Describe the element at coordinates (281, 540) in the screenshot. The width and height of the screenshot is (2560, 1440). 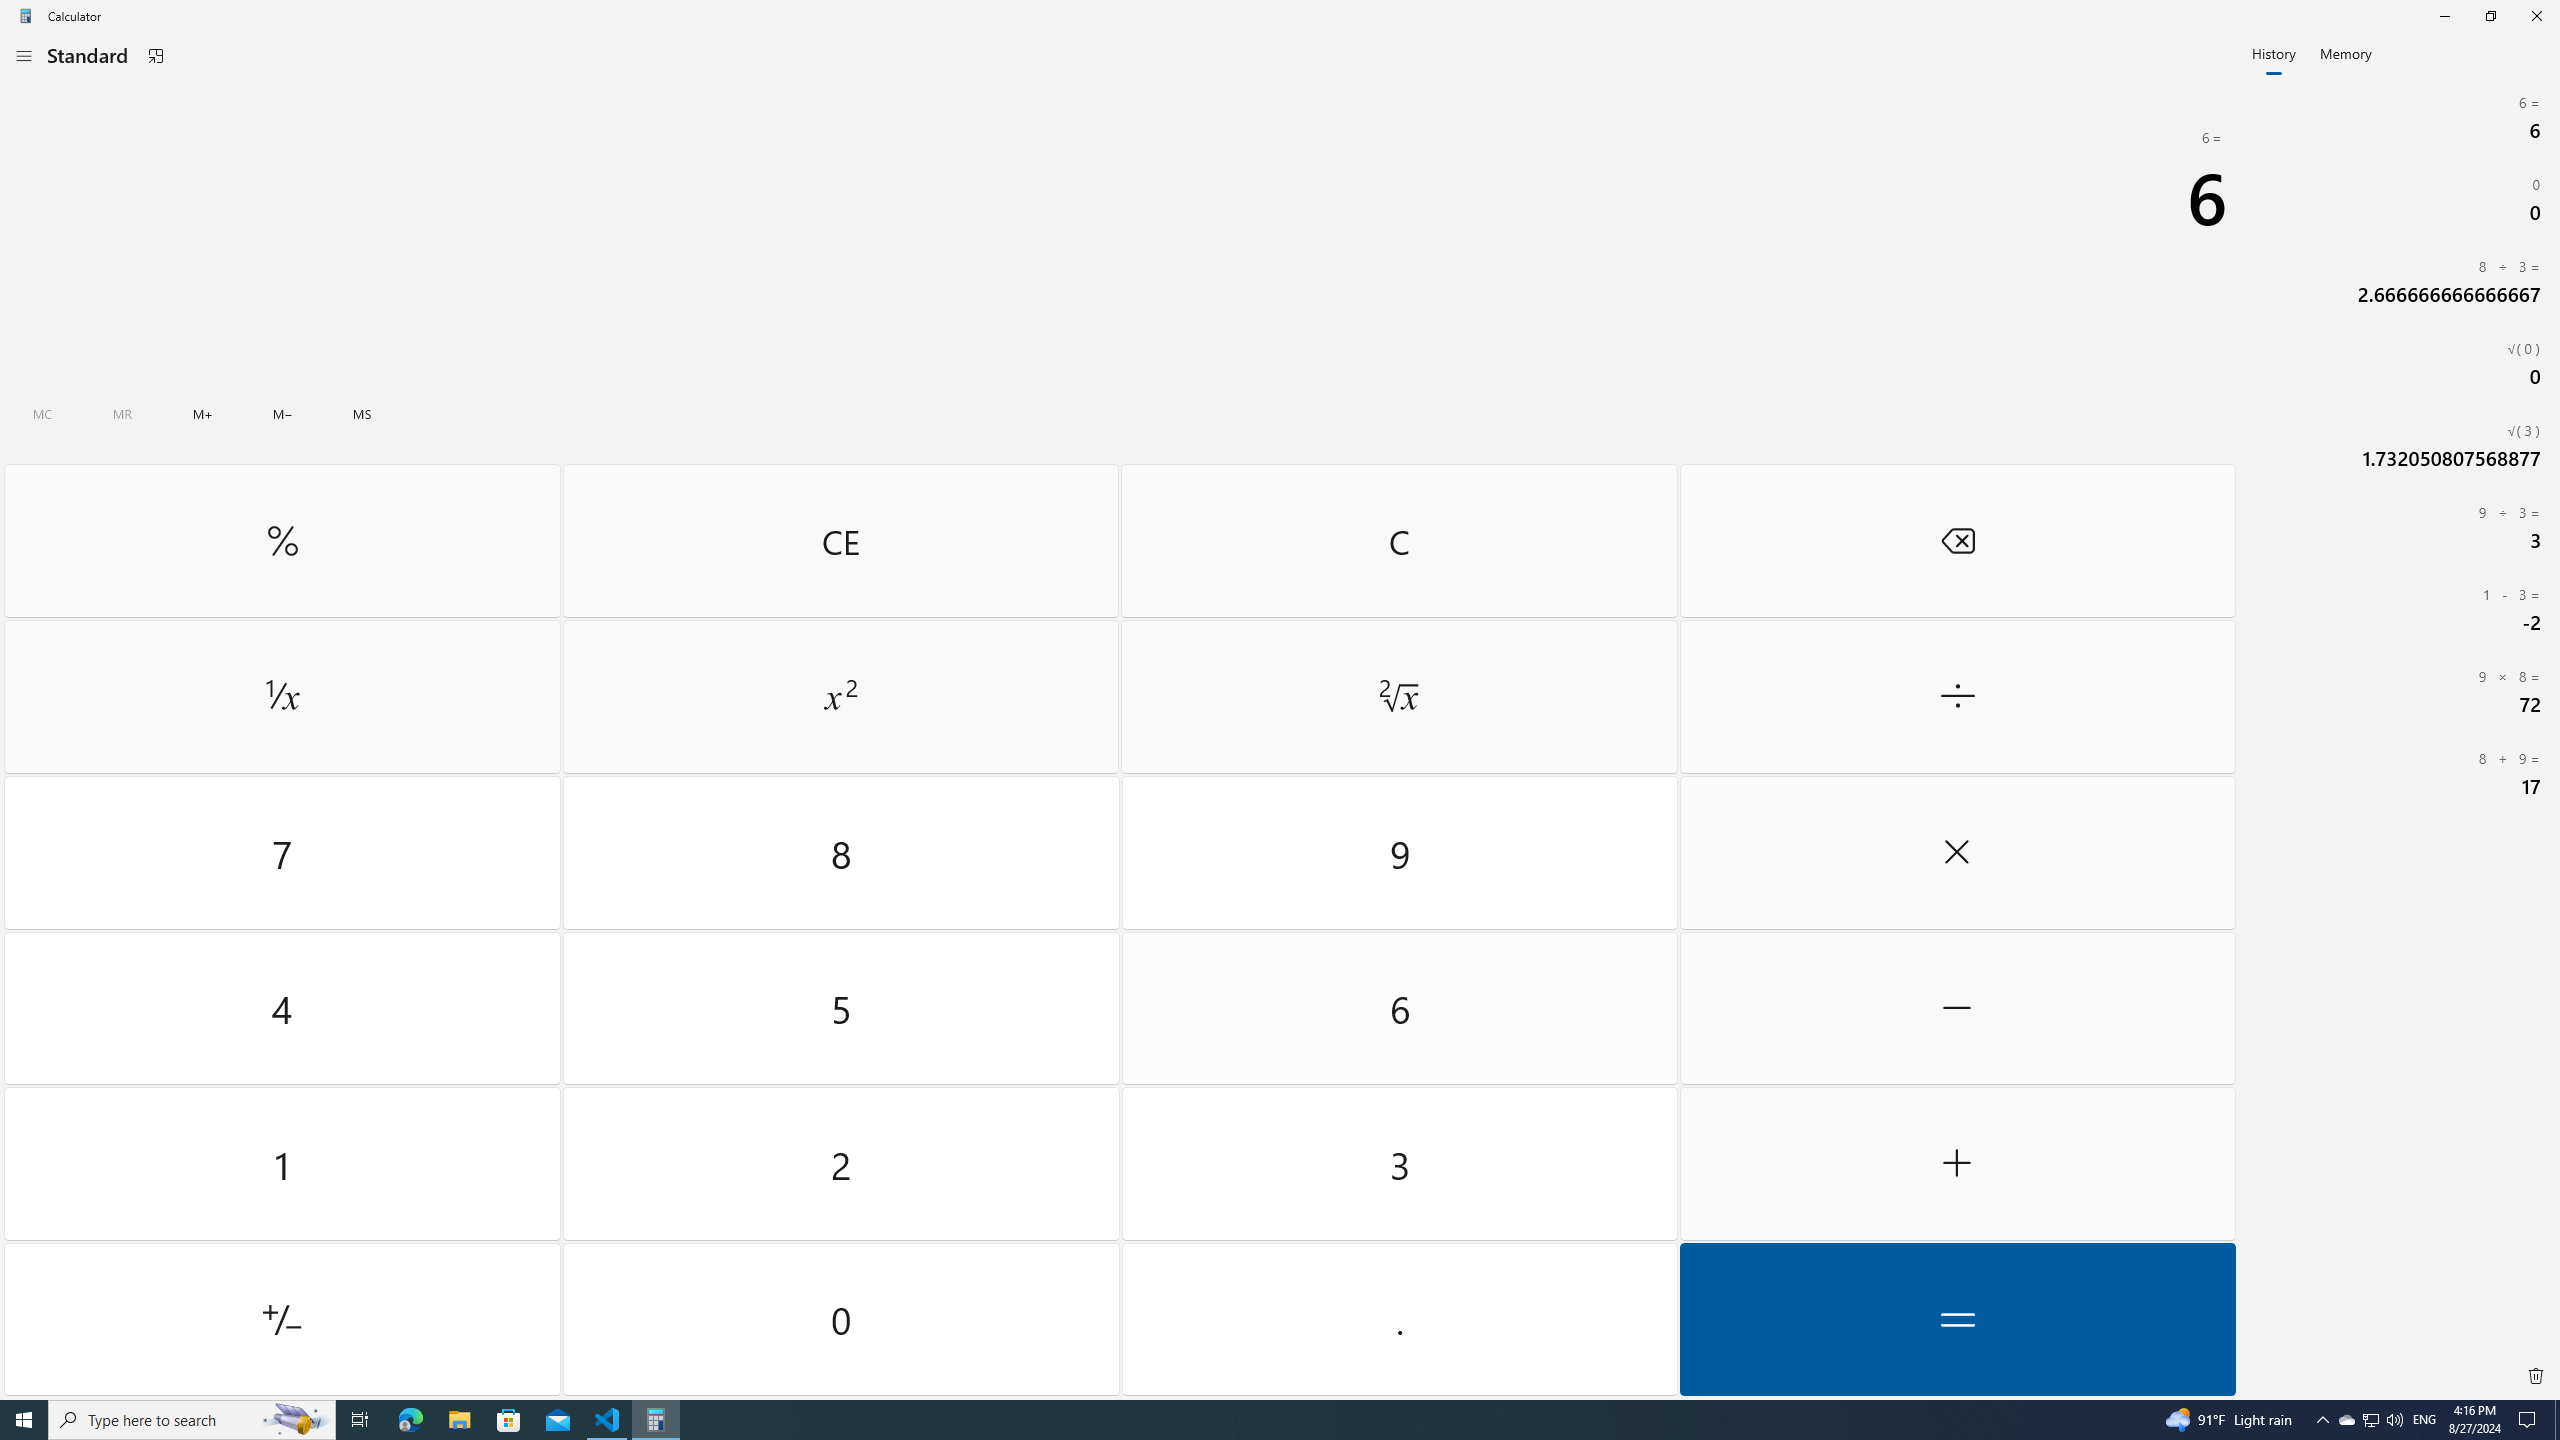
I see `'Percent'` at that location.